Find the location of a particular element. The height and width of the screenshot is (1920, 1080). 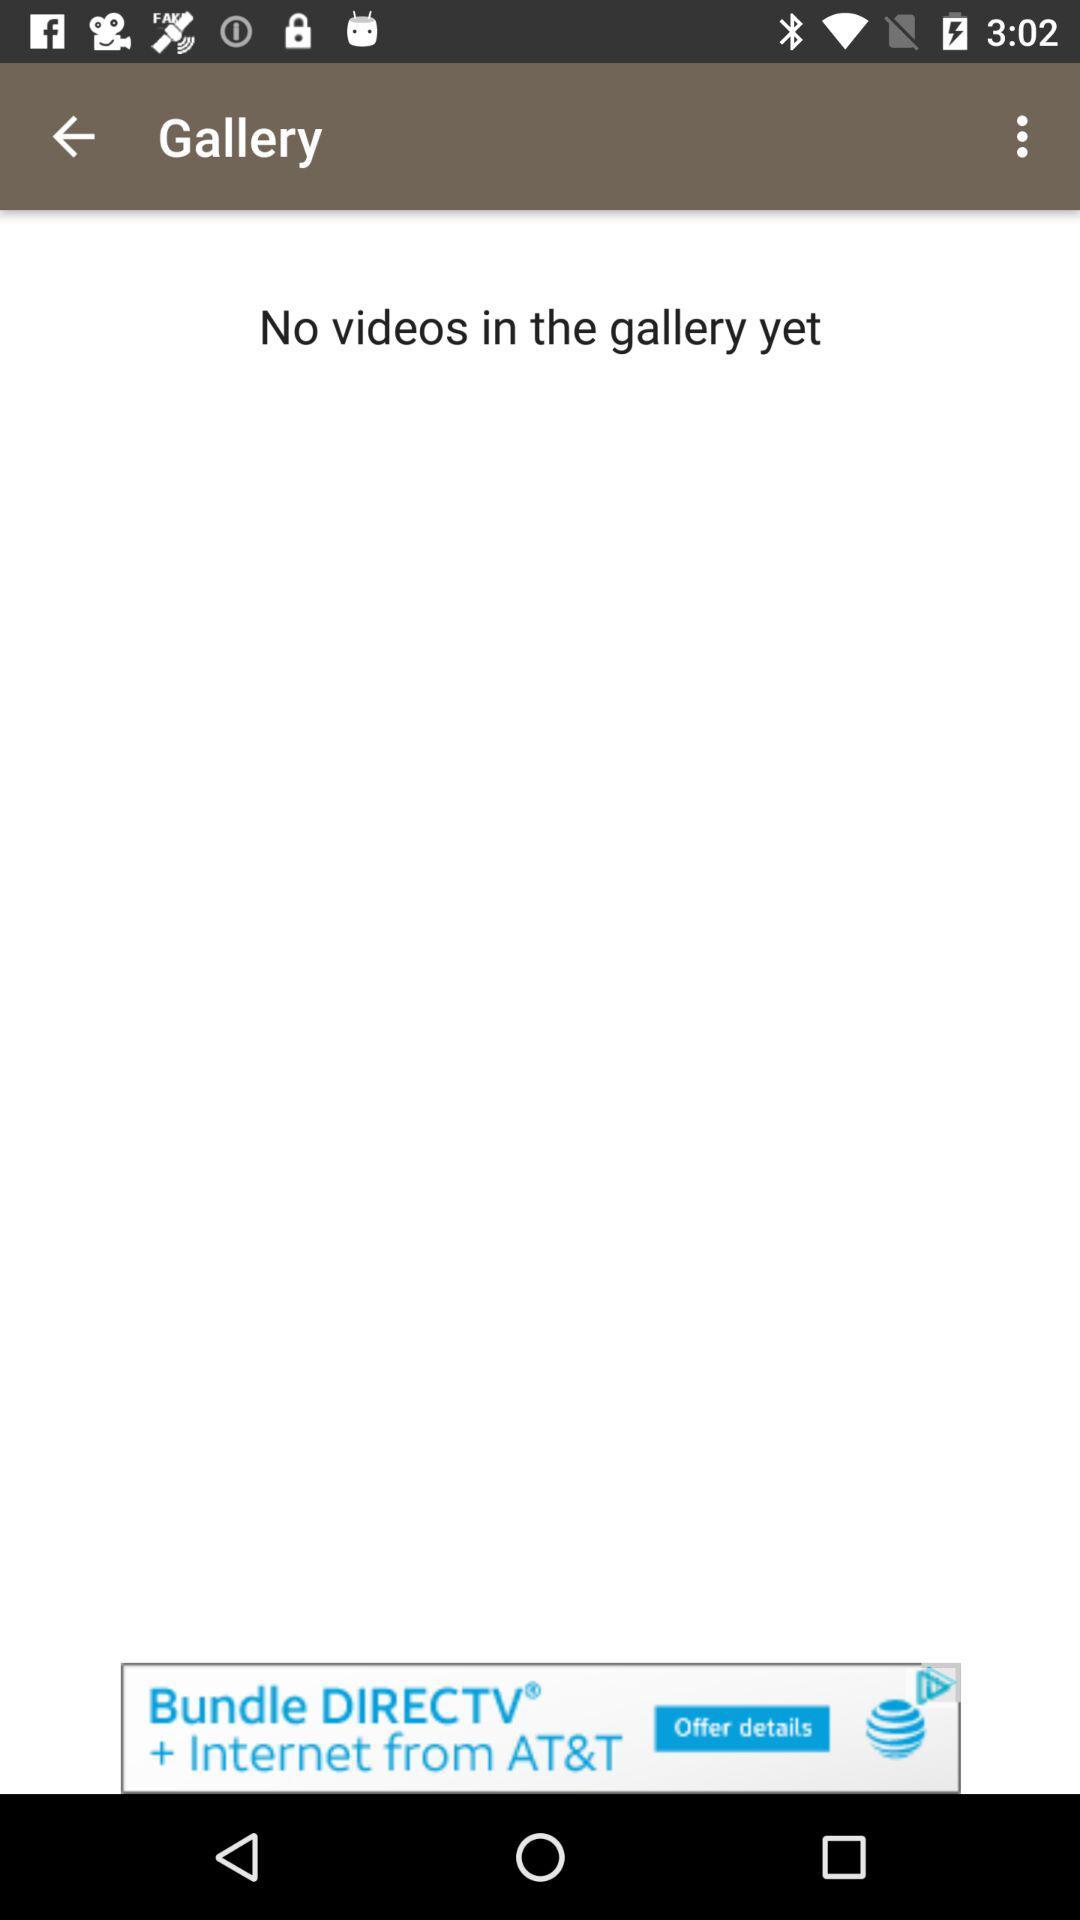

advertising is located at coordinates (540, 1727).